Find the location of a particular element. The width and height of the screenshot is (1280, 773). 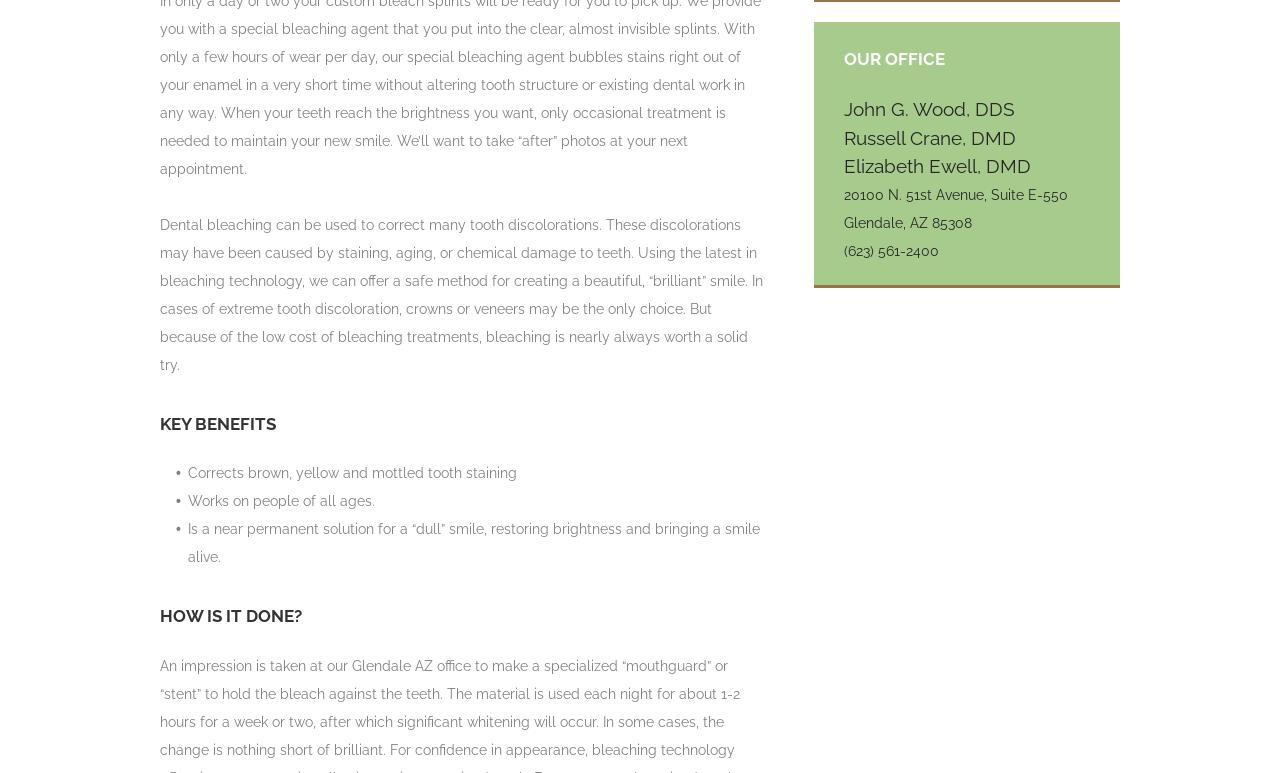

'Is a near permanent solution for a “dull” smile, restoring brightness and bringing a smile alive.' is located at coordinates (472, 542).